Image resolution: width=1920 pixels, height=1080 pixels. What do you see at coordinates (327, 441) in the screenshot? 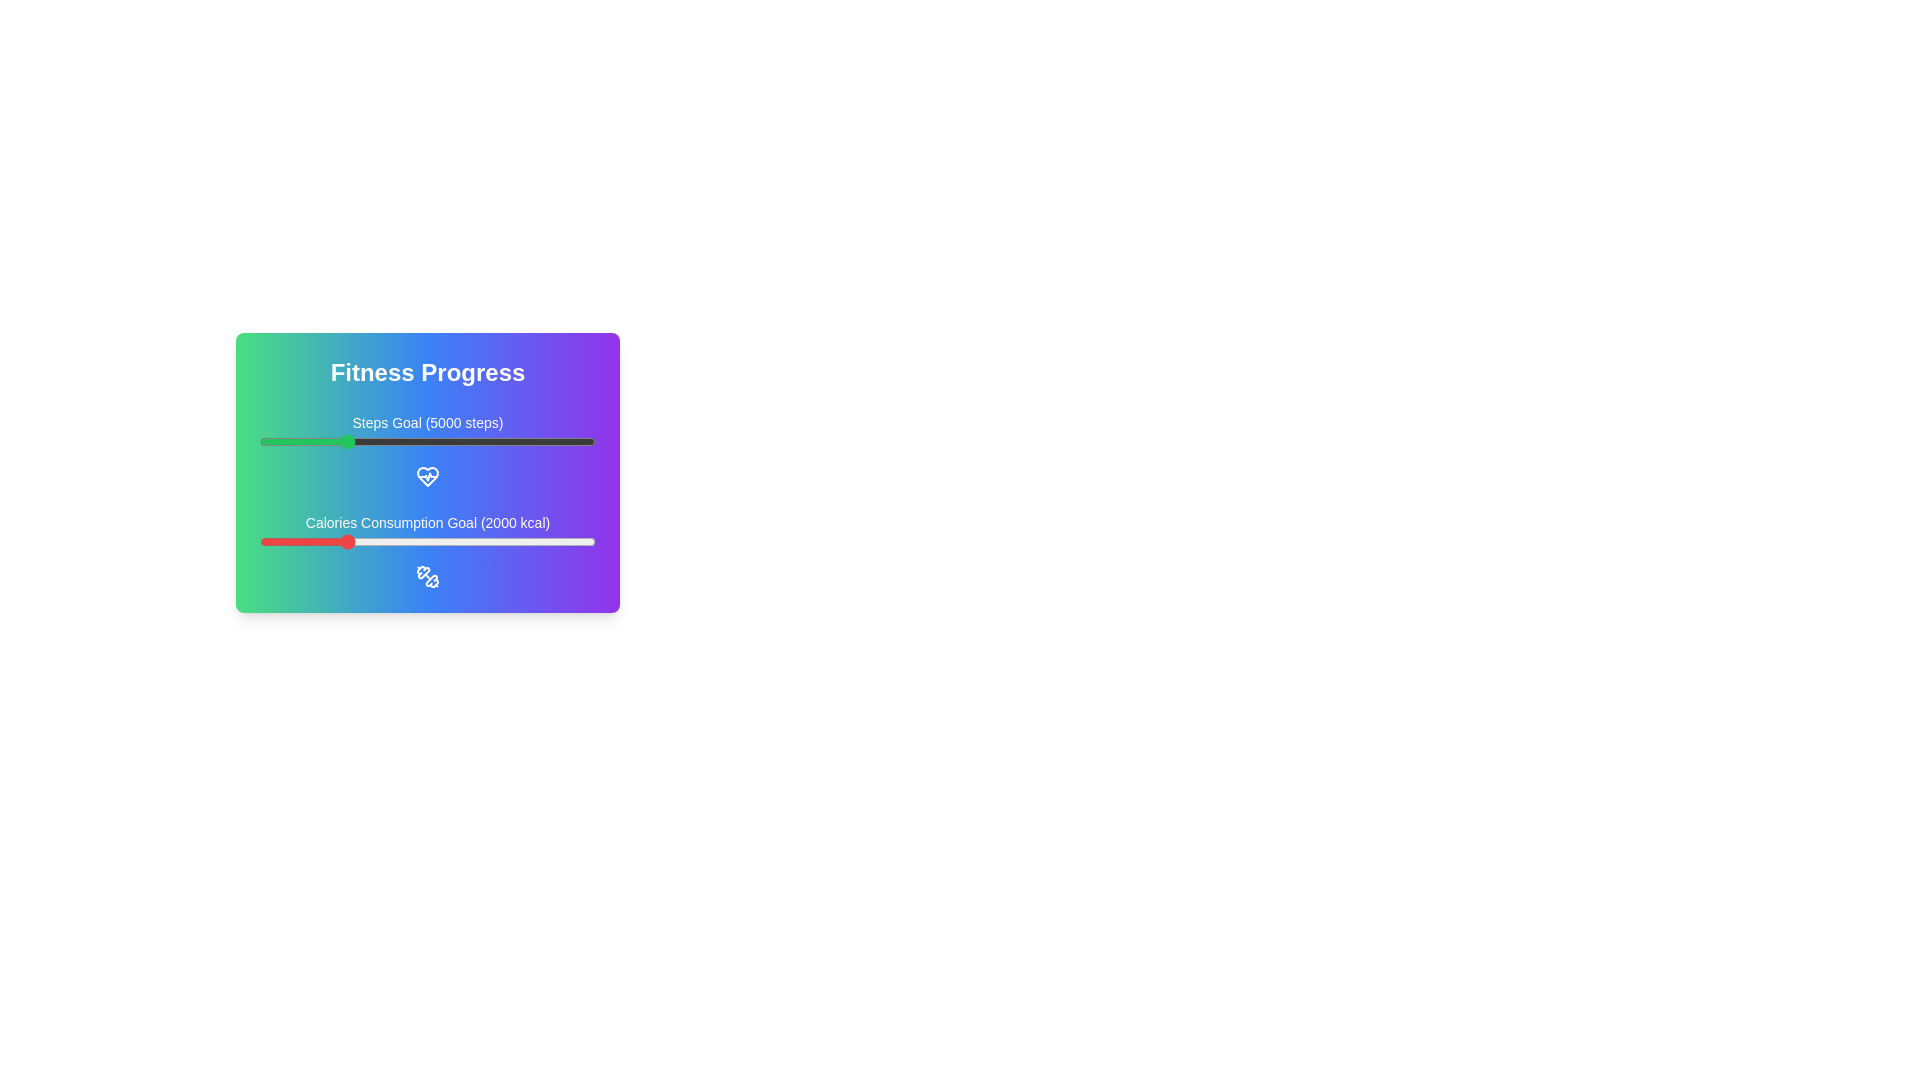
I see `the steps goal` at bounding box center [327, 441].